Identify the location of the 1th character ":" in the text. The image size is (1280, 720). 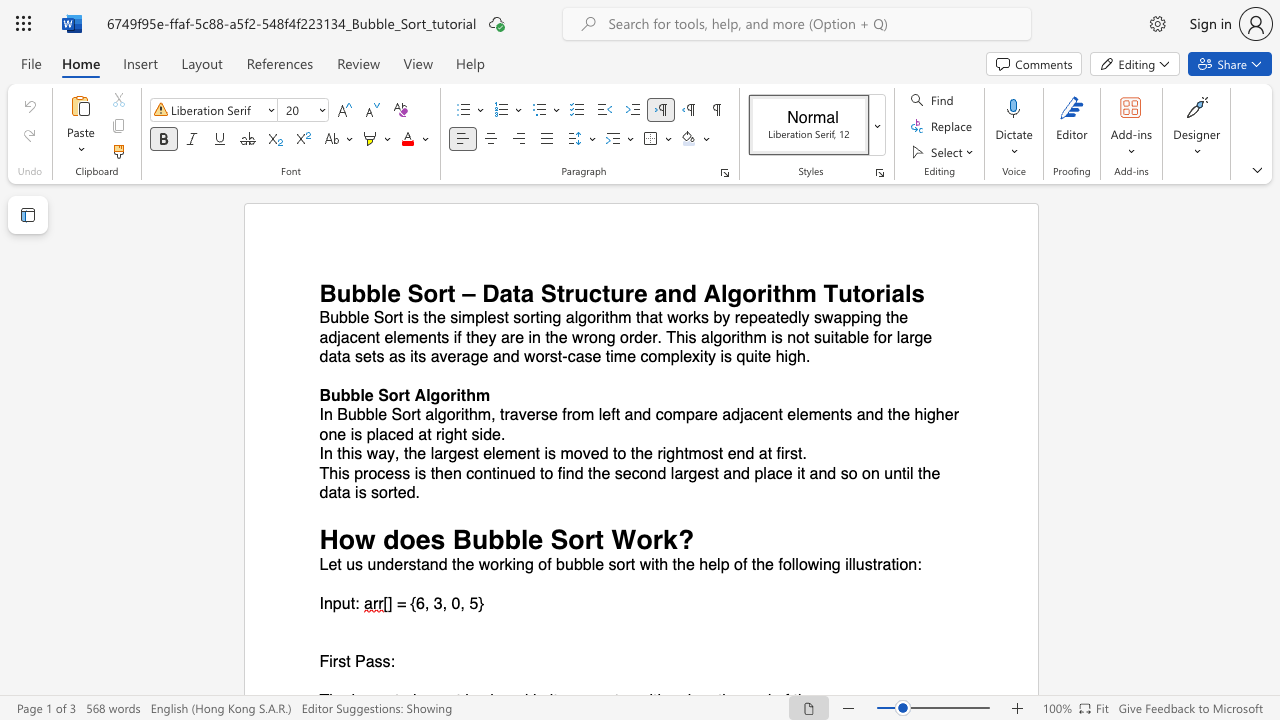
(918, 565).